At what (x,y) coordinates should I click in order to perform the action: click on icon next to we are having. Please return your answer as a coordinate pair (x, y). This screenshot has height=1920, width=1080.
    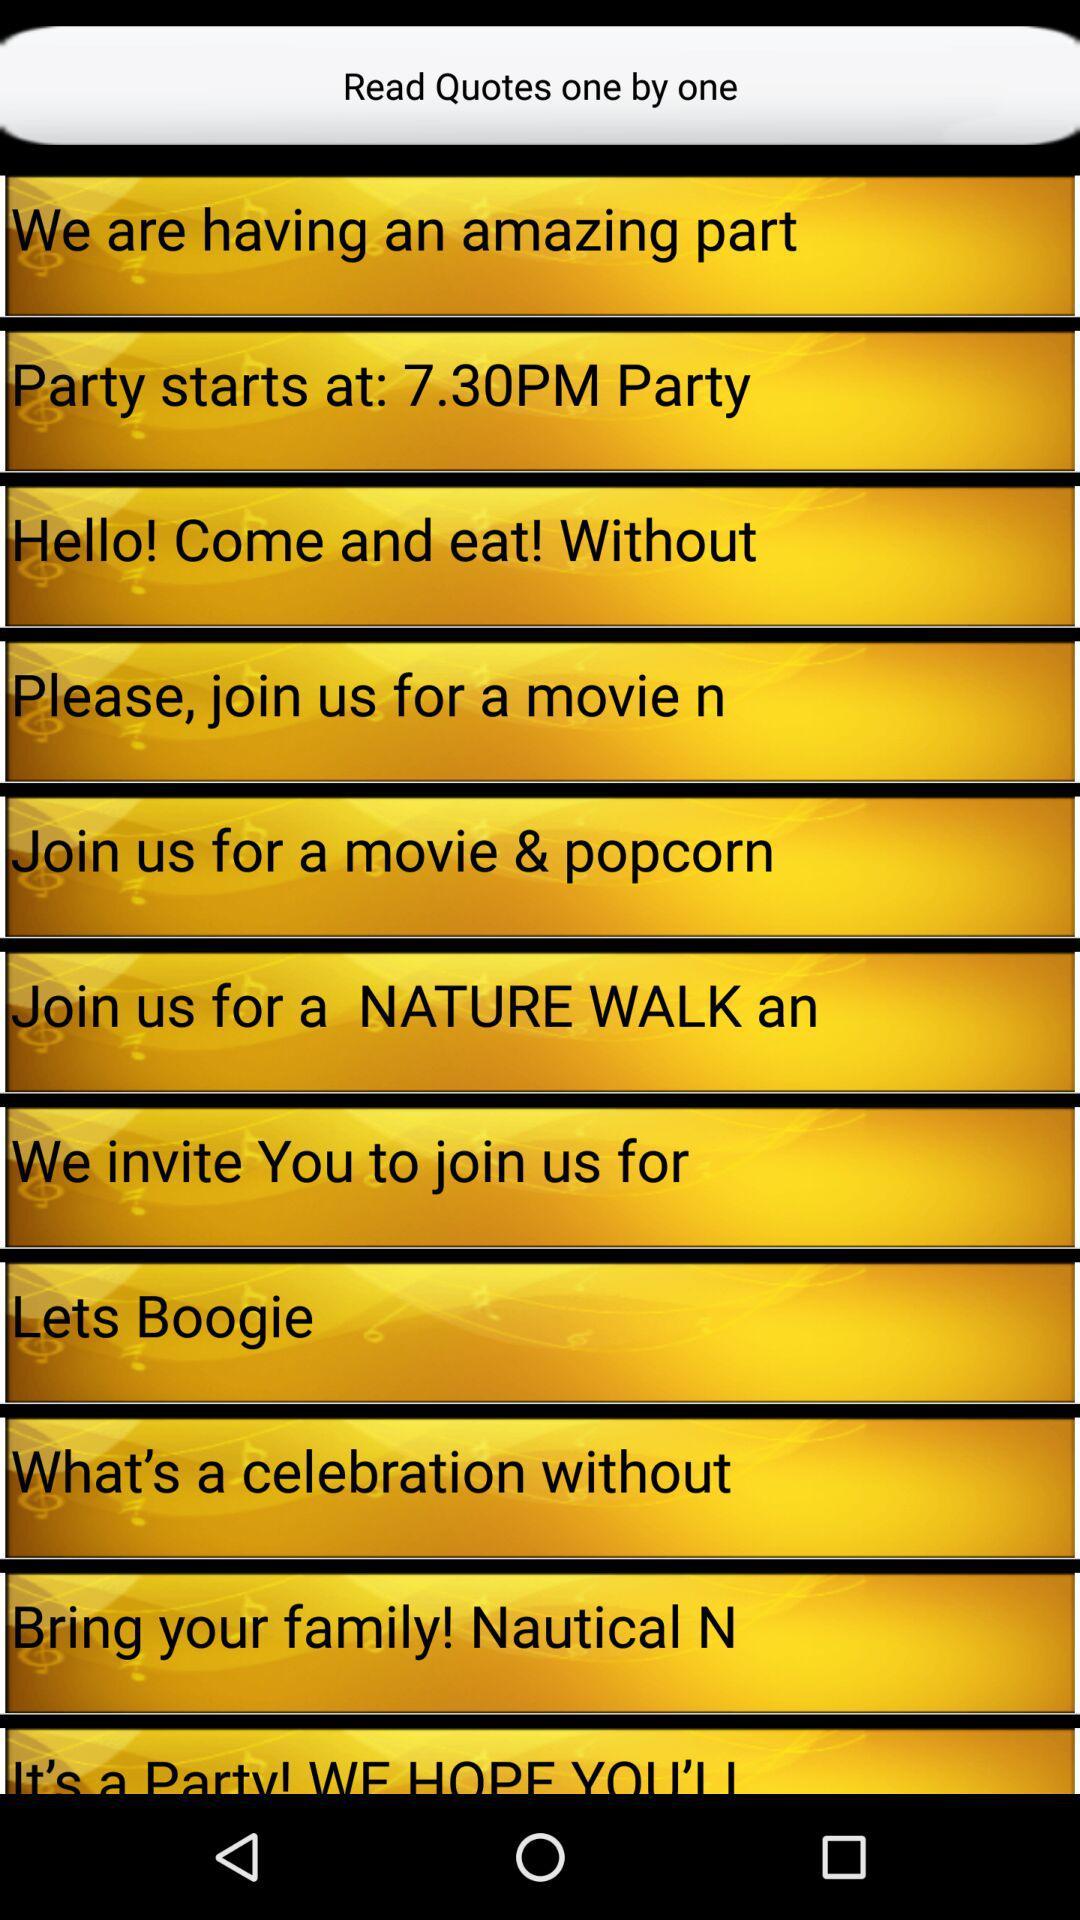
    Looking at the image, I should click on (2, 244).